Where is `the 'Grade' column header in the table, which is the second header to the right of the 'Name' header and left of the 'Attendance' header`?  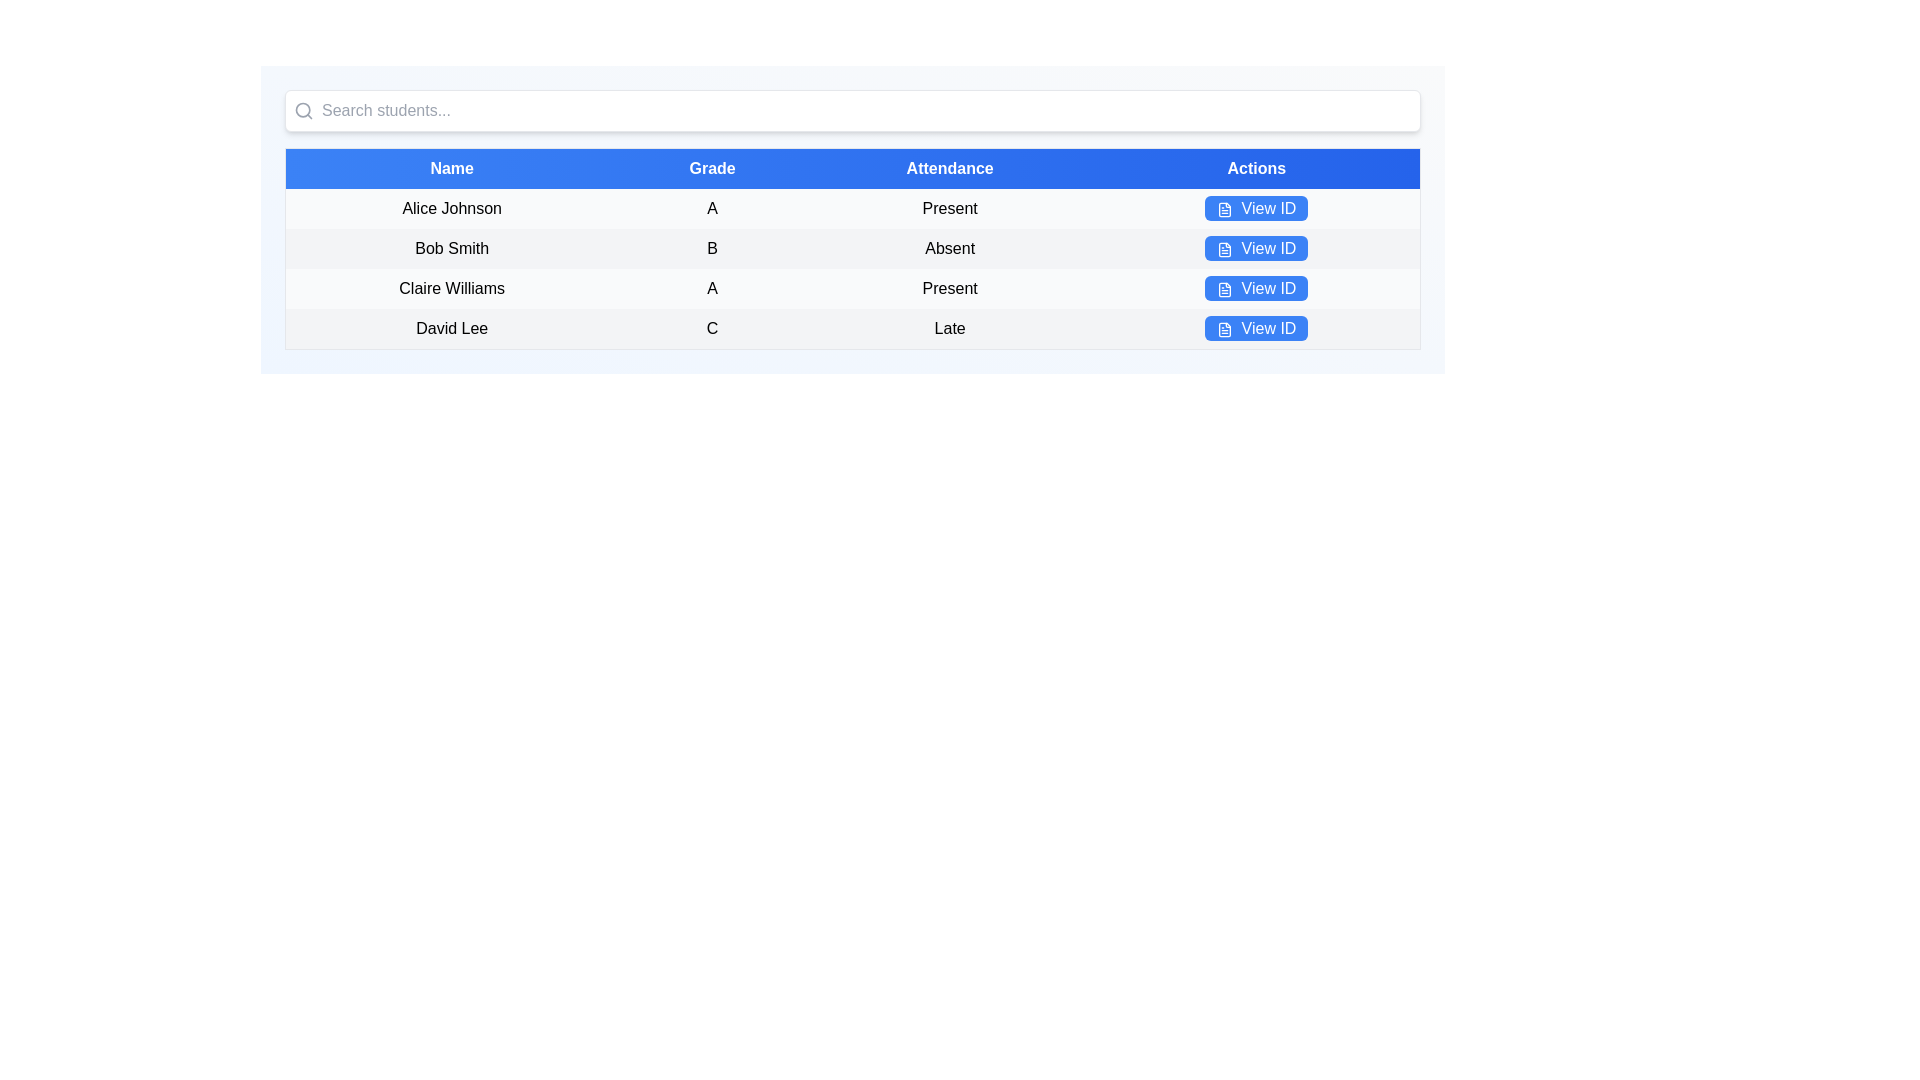
the 'Grade' column header in the table, which is the second header to the right of the 'Name' header and left of the 'Attendance' header is located at coordinates (712, 167).